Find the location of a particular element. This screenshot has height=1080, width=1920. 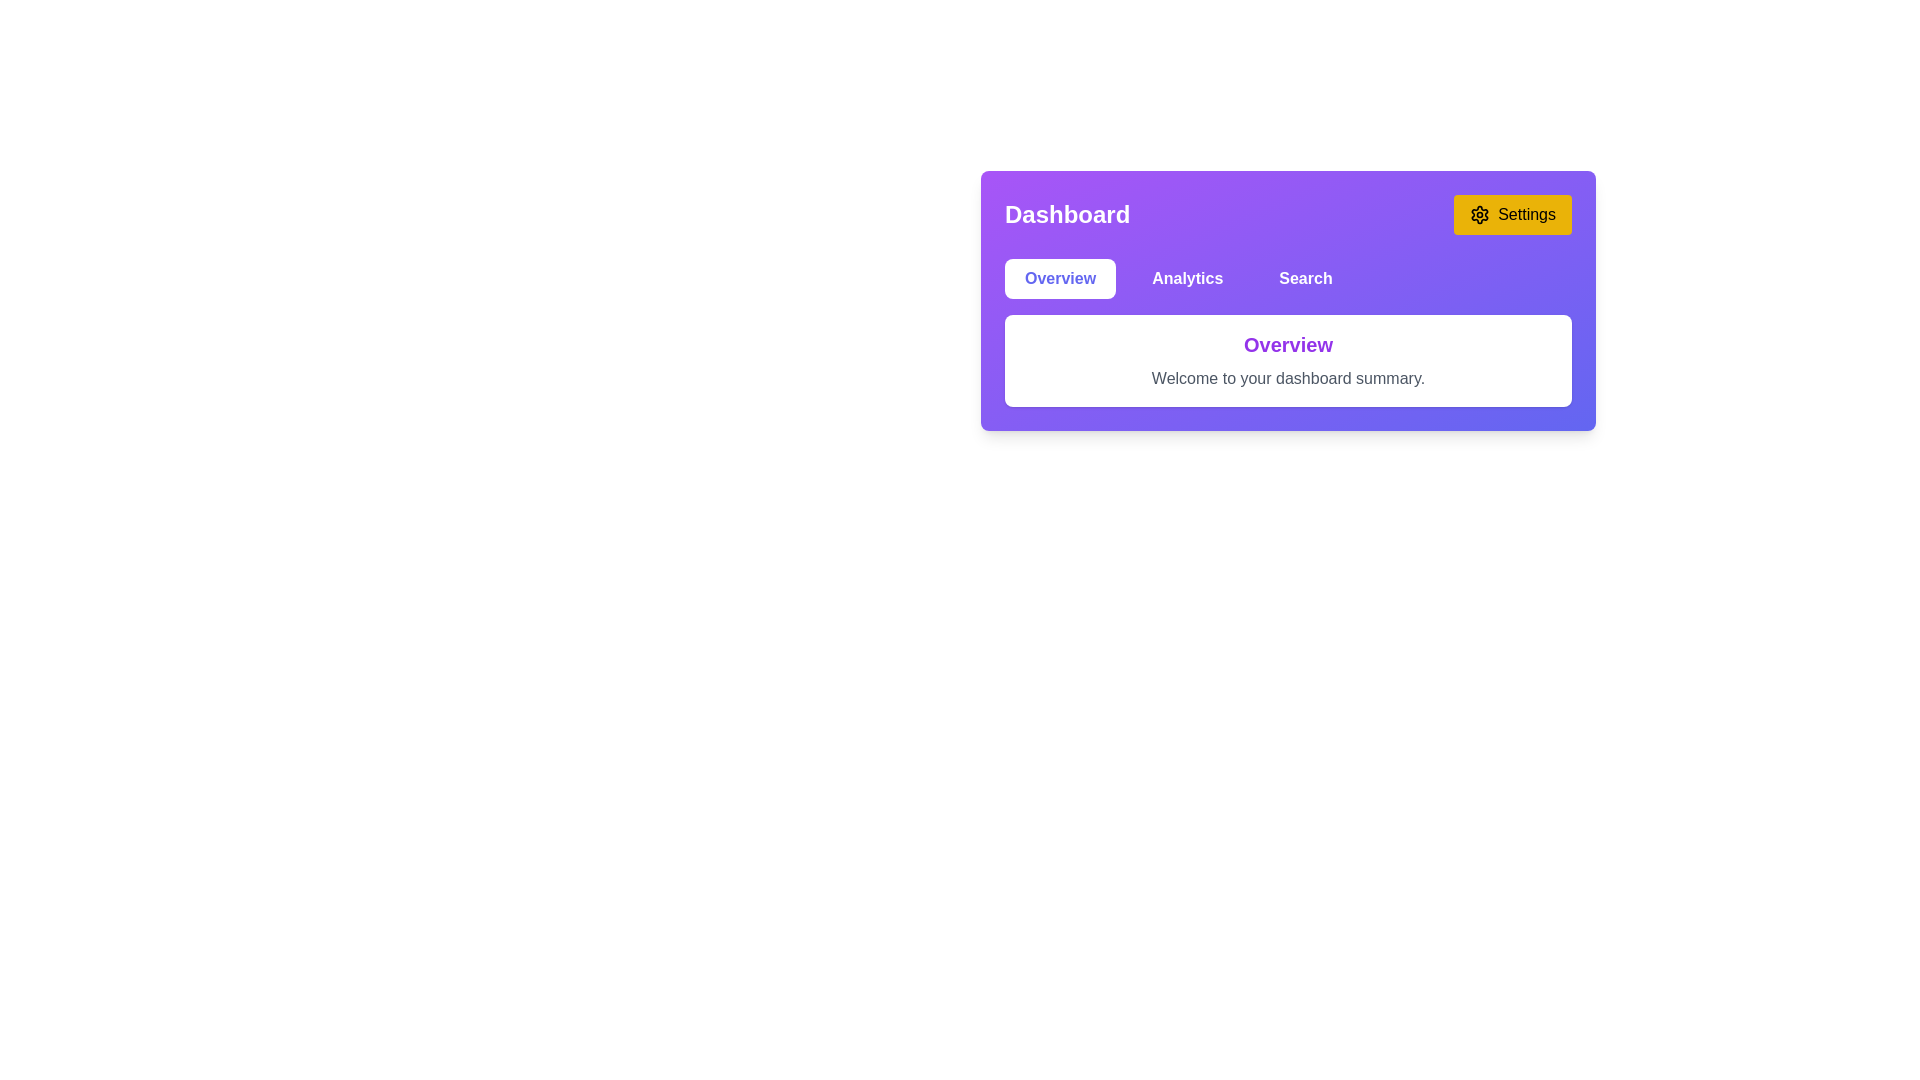

the small gear-shaped icon located at the left-most portion of the yellow rounded rectangular button labeled 'Settings' is located at coordinates (1480, 215).